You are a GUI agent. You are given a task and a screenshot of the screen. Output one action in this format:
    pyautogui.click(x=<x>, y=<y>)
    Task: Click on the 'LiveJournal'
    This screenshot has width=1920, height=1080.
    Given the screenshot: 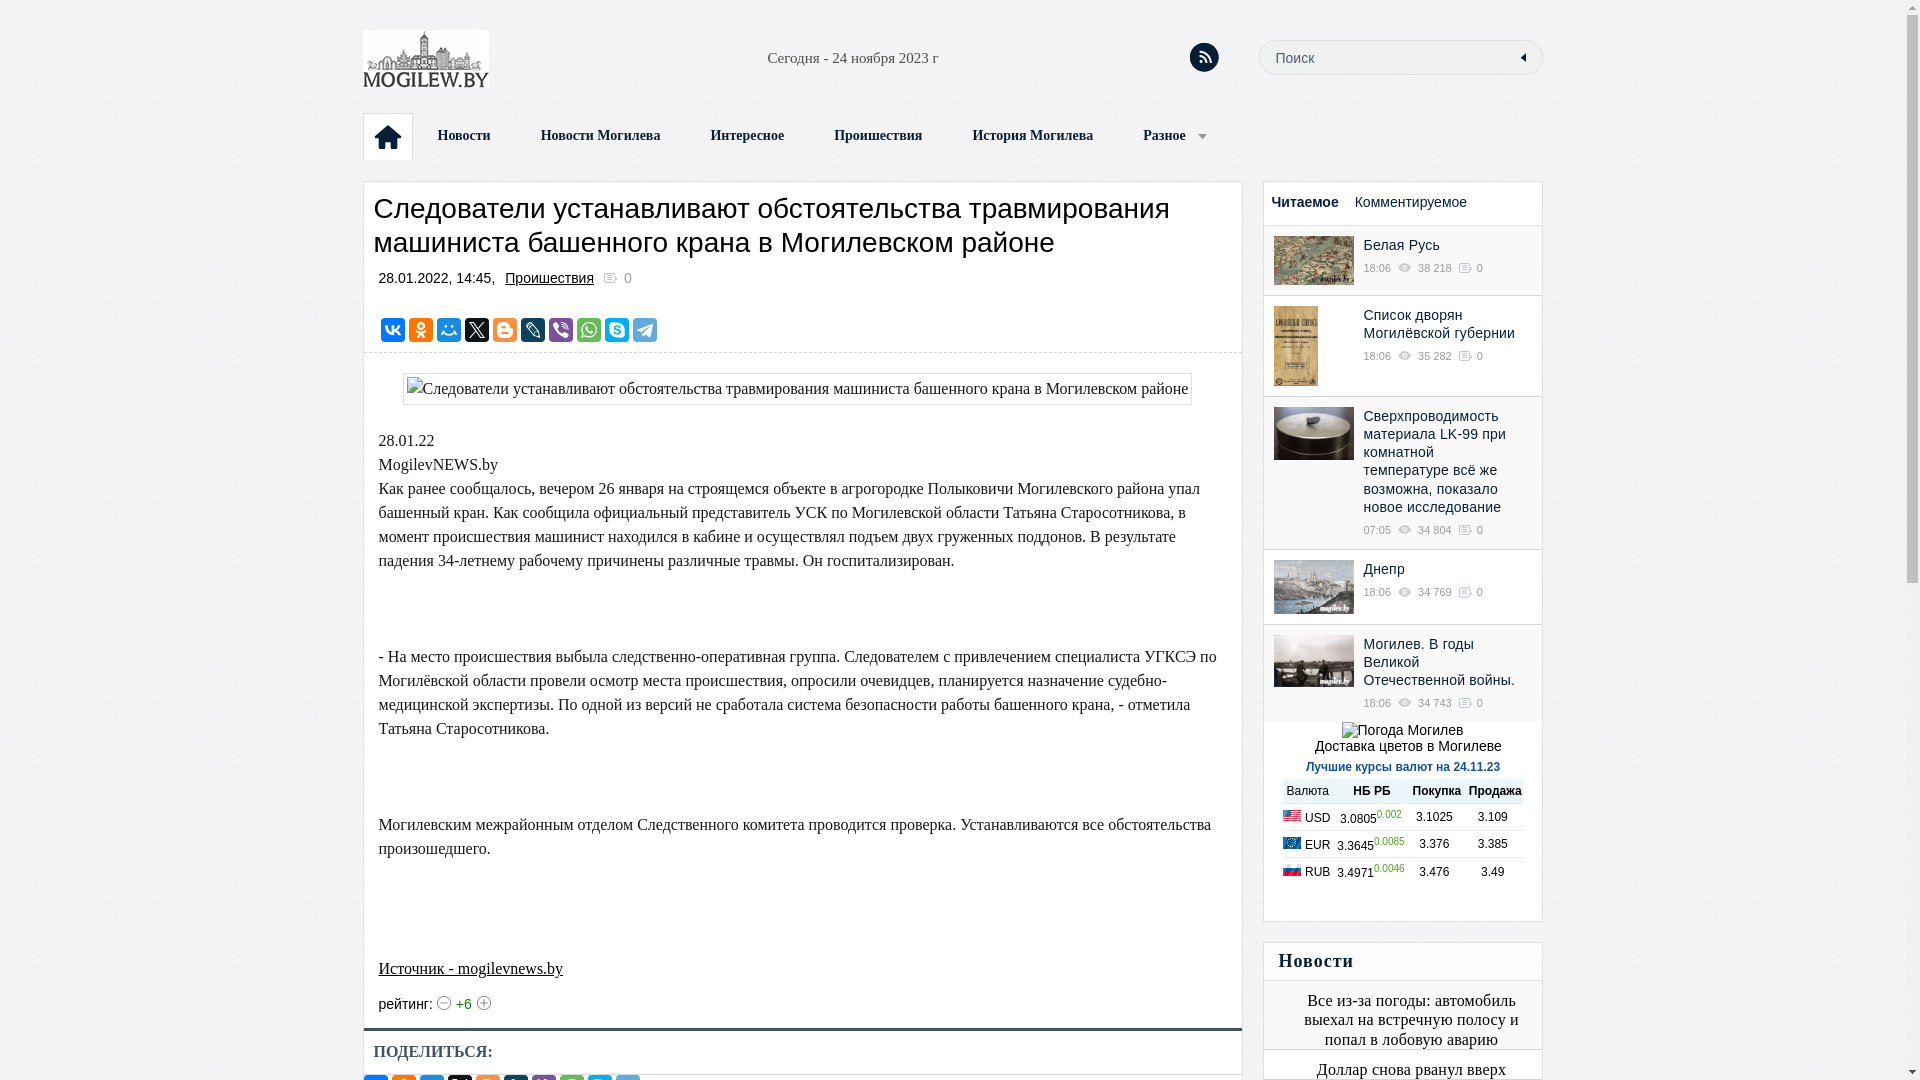 What is the action you would take?
    pyautogui.click(x=532, y=329)
    